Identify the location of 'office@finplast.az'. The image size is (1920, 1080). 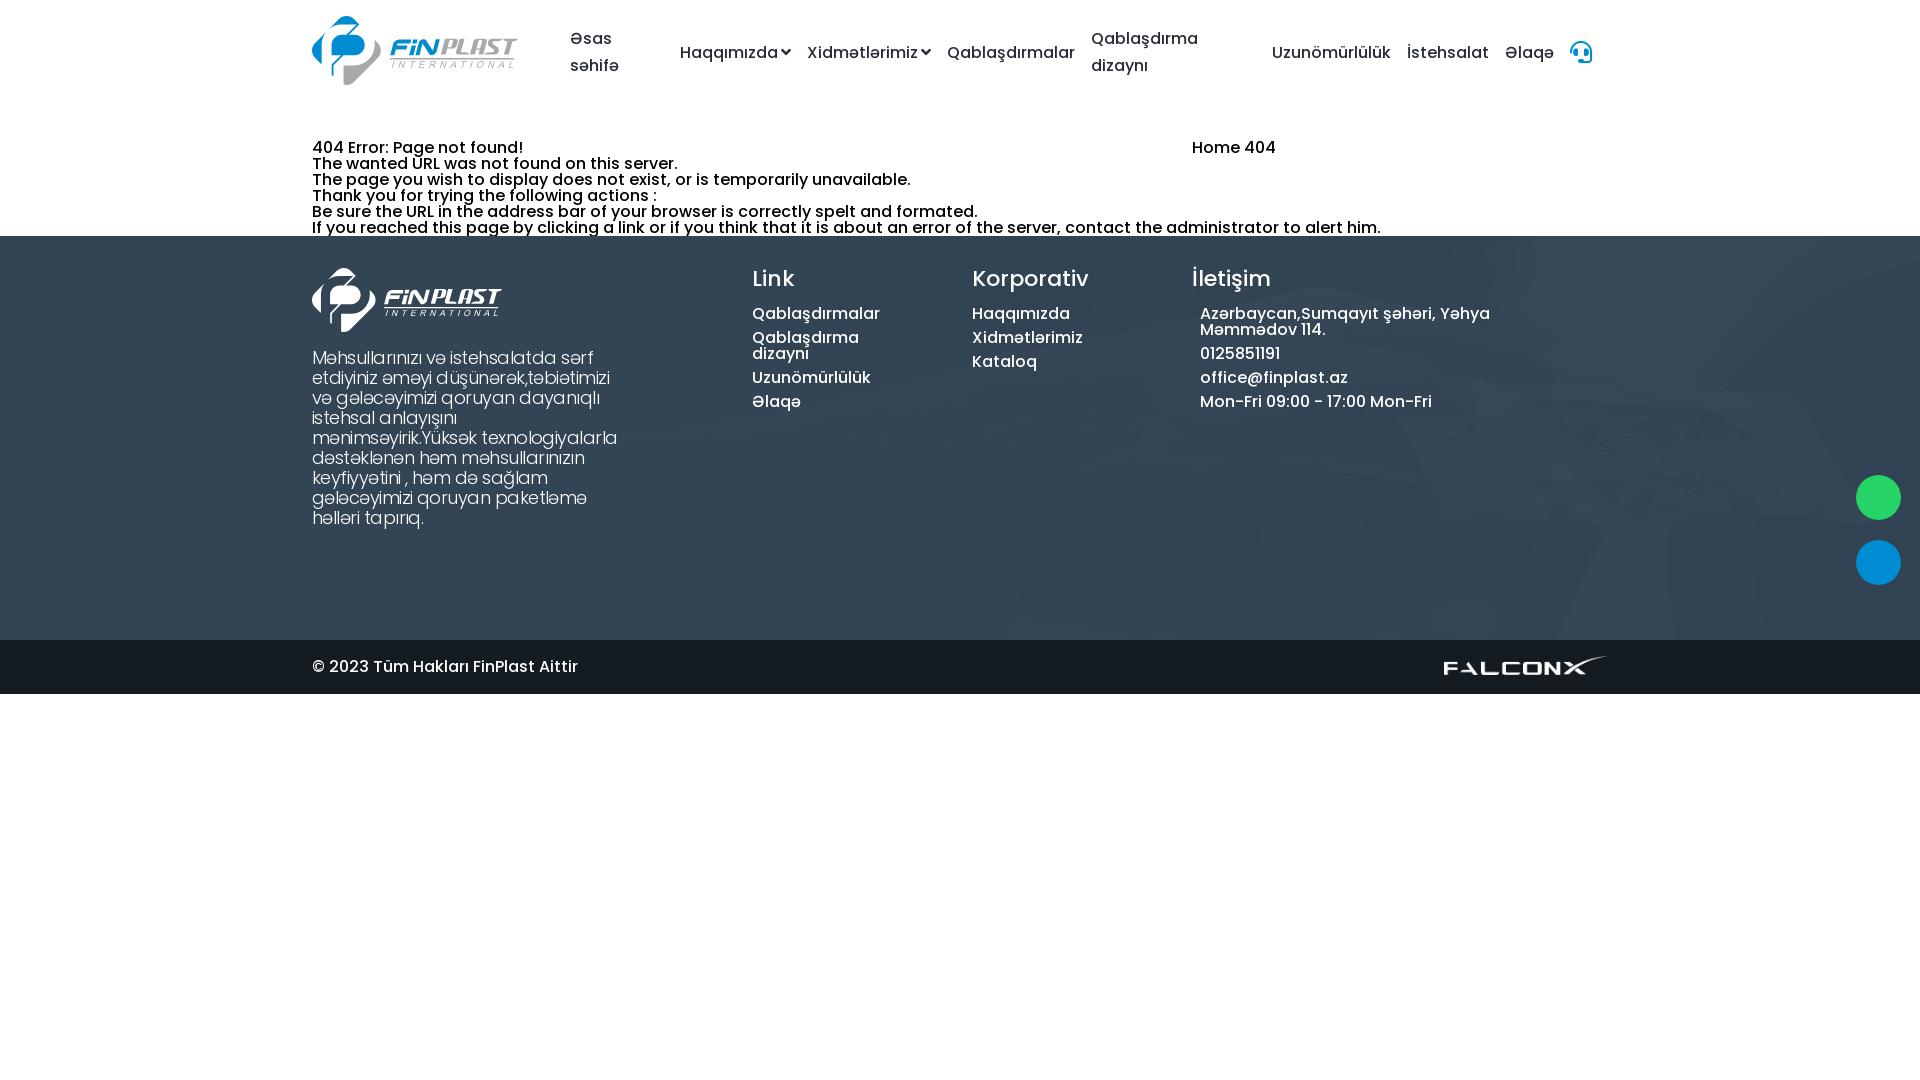
(1344, 378).